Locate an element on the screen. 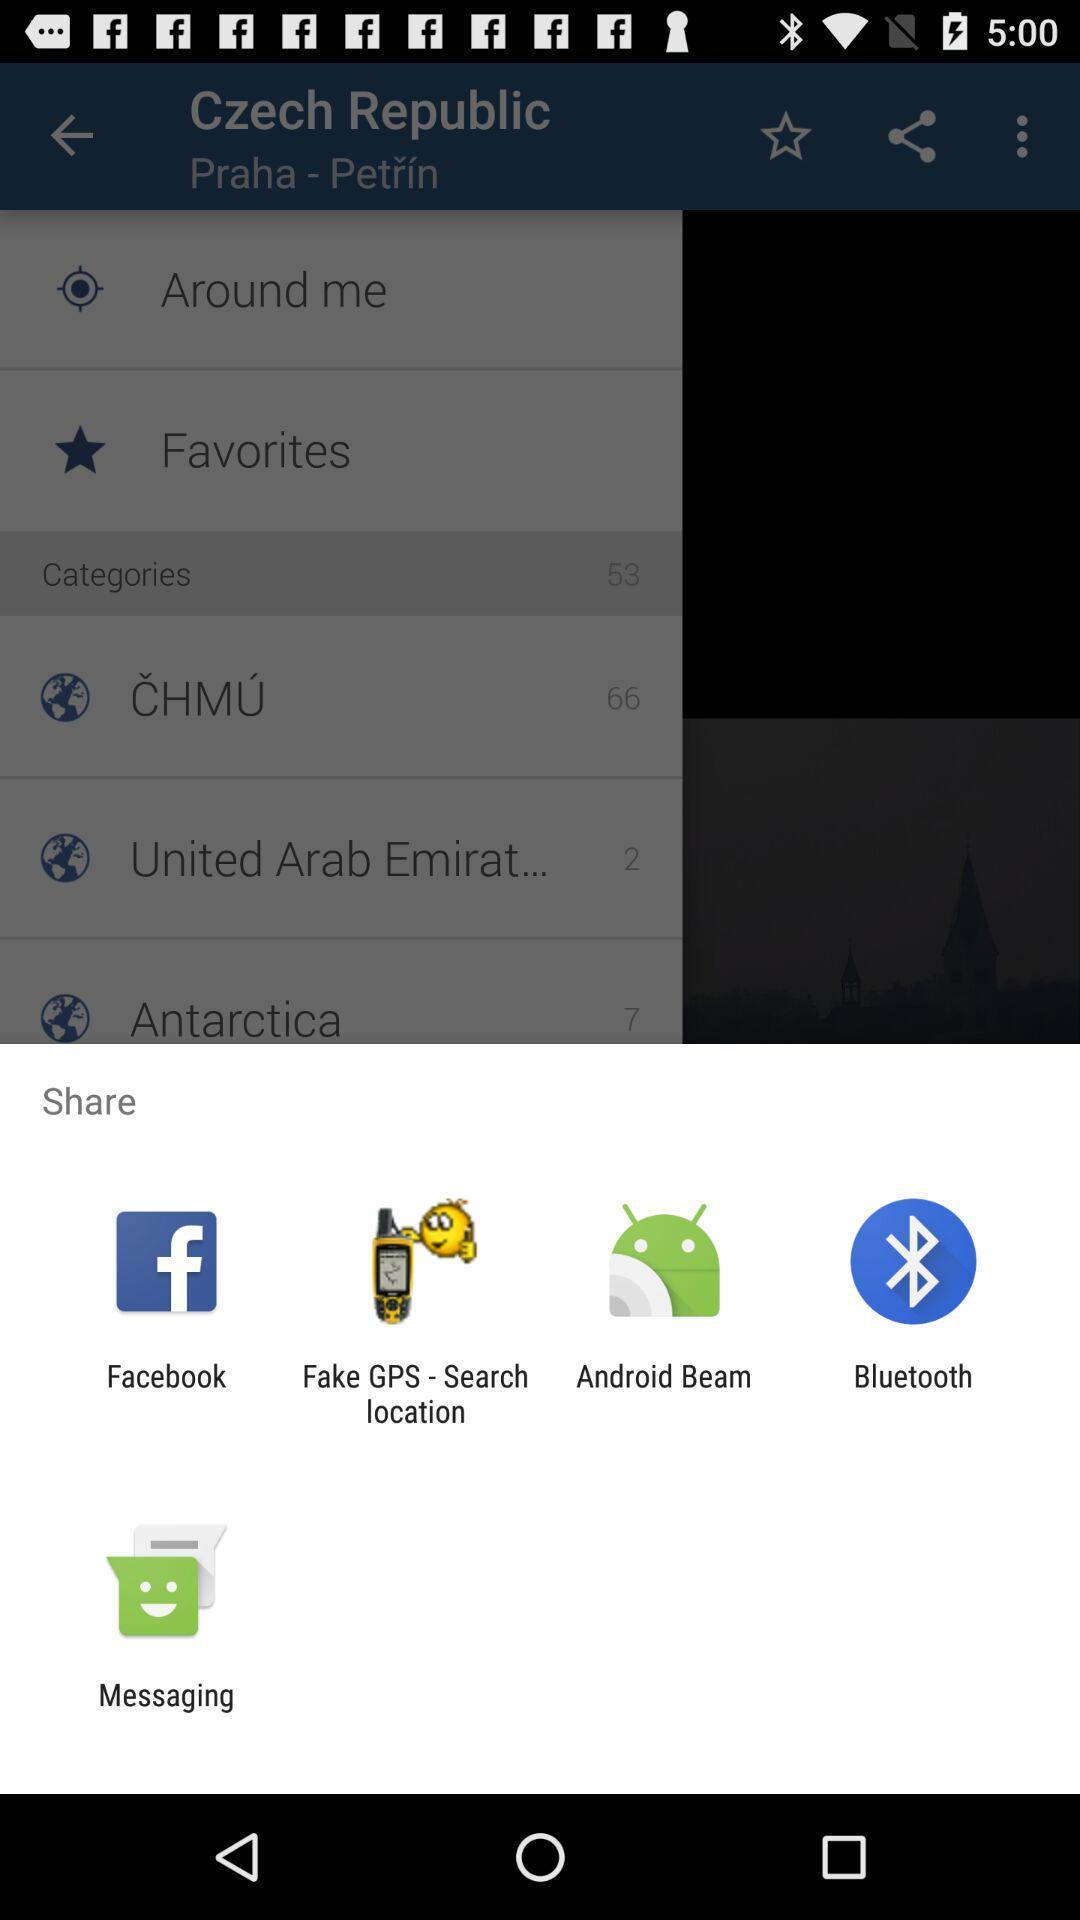 The width and height of the screenshot is (1080, 1920). the item at the bottom right corner is located at coordinates (913, 1392).